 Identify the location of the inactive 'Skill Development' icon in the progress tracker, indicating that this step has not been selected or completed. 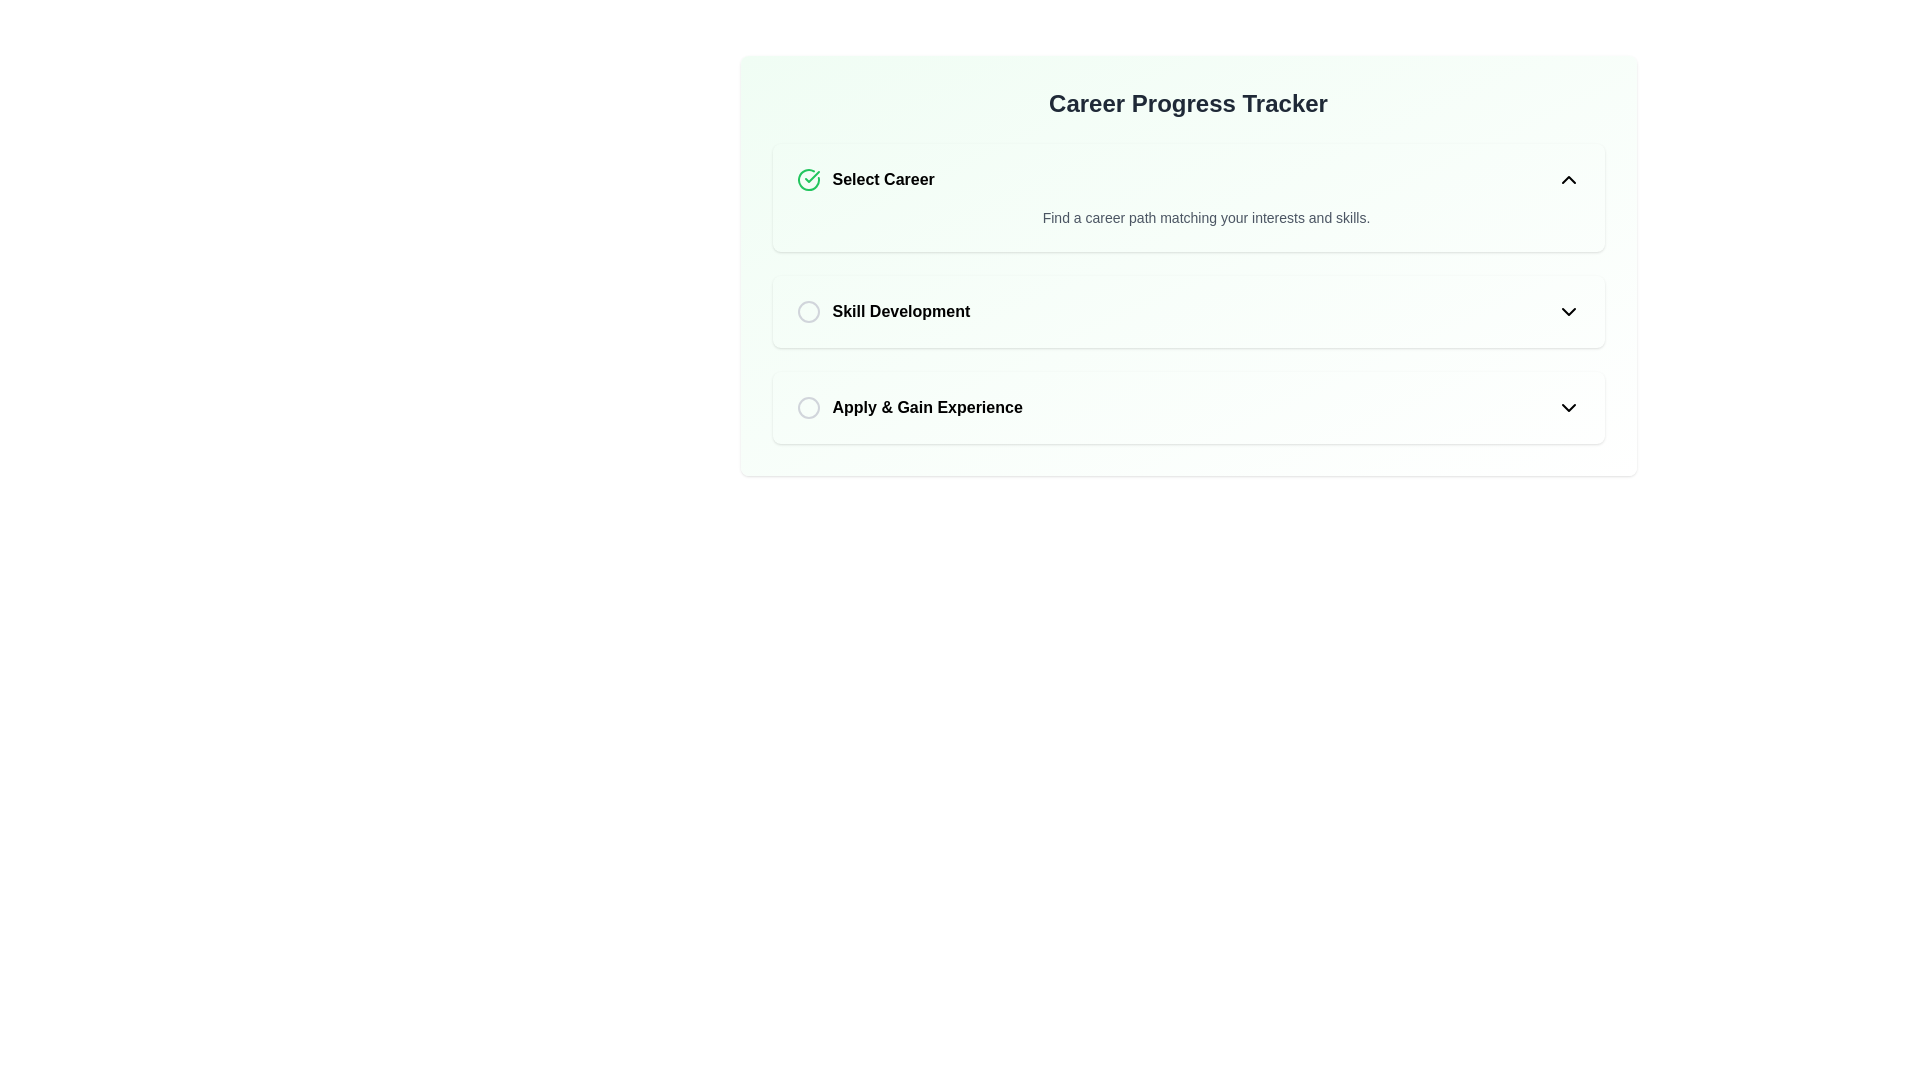
(808, 312).